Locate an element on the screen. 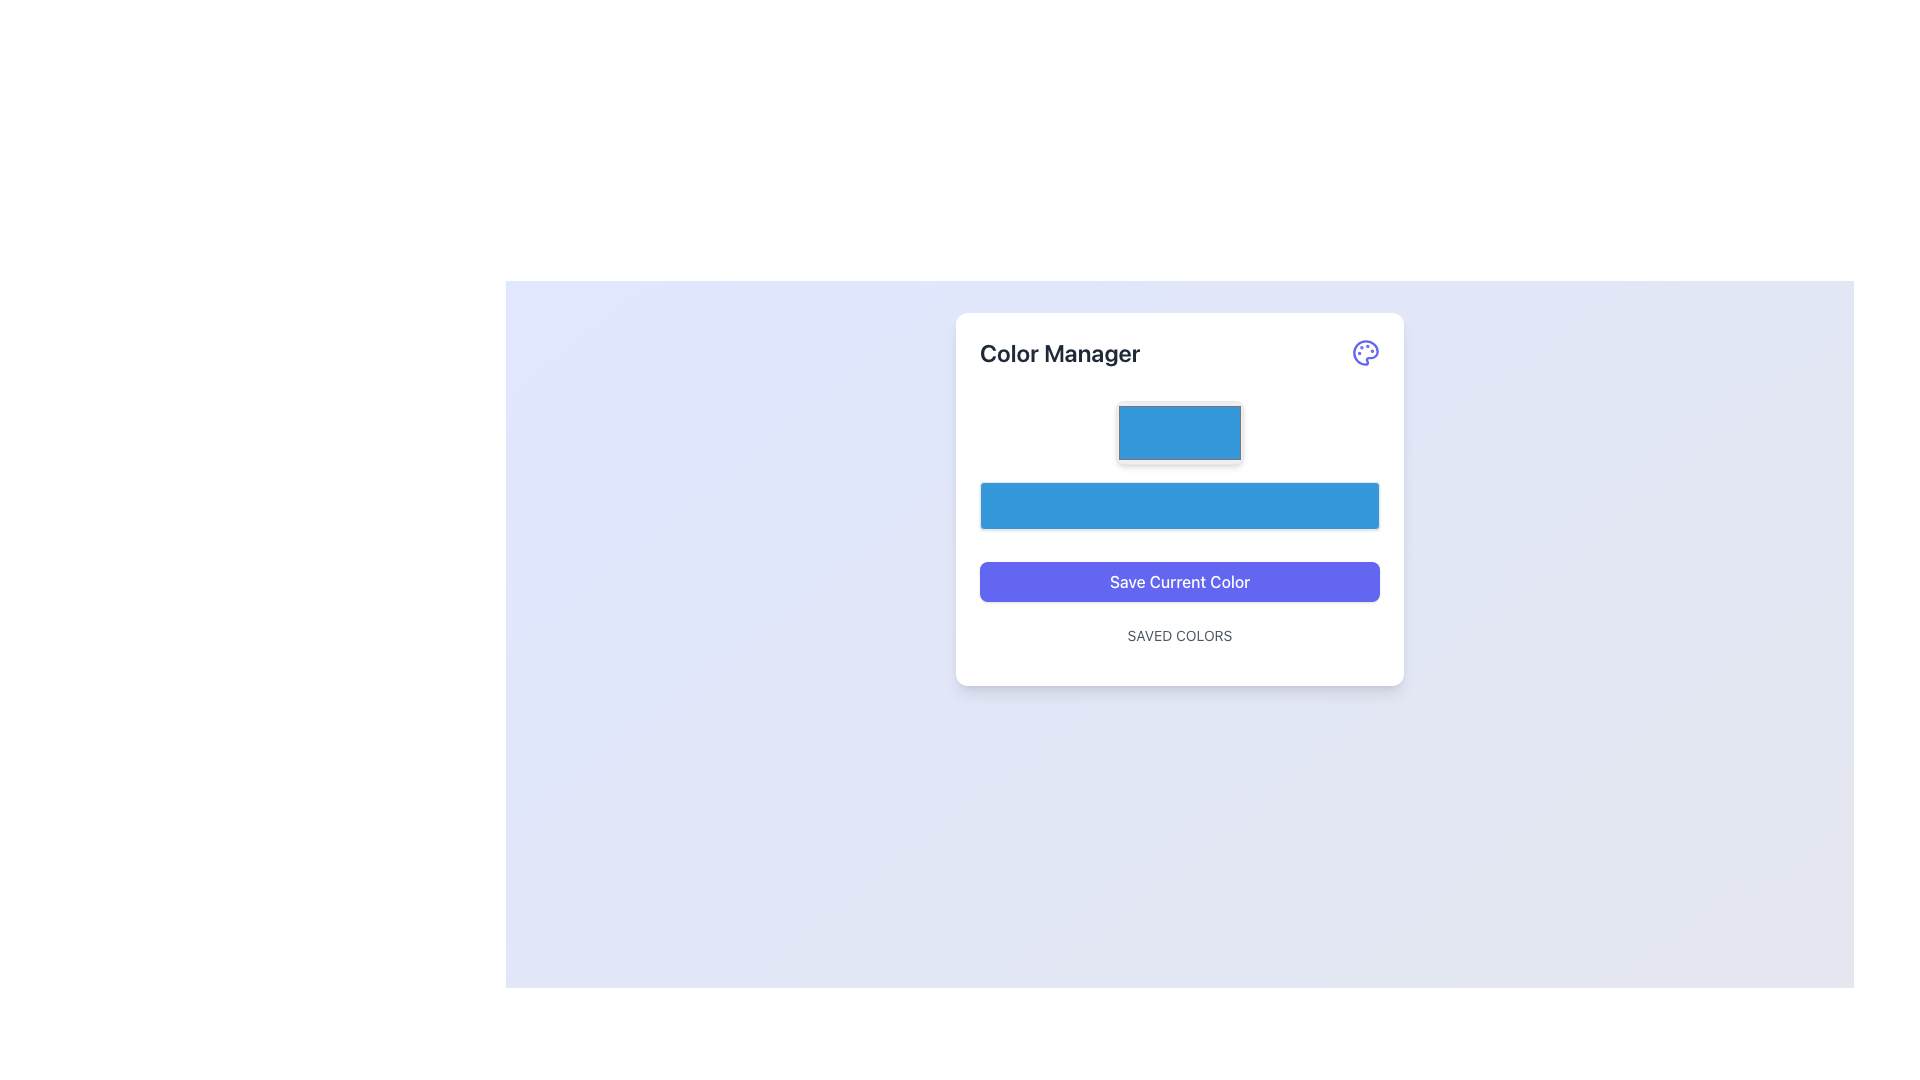 This screenshot has width=1920, height=1080. the 'Save Current Color' button, which is a rectangular button with rounded corners, indigo background, and white text, located in the 'Color Manager' interface is located at coordinates (1180, 582).